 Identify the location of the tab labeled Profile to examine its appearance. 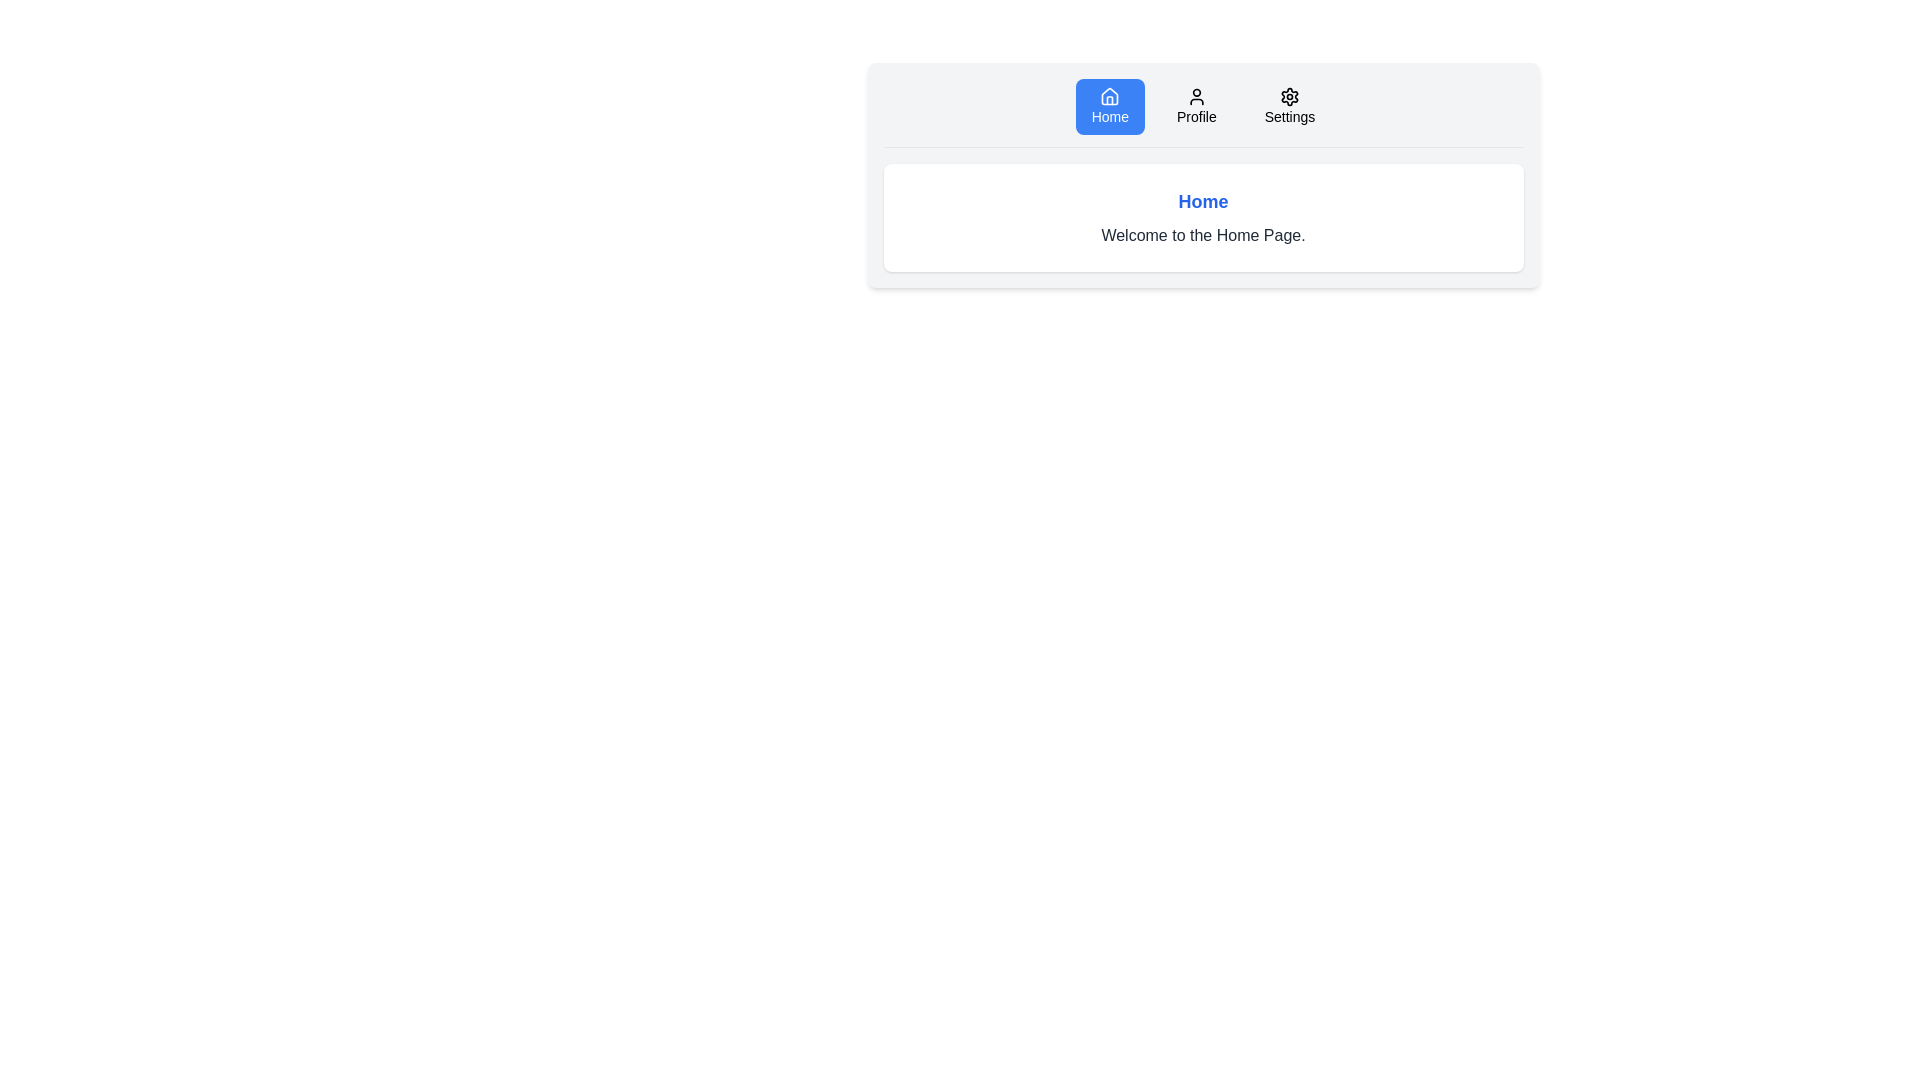
(1196, 107).